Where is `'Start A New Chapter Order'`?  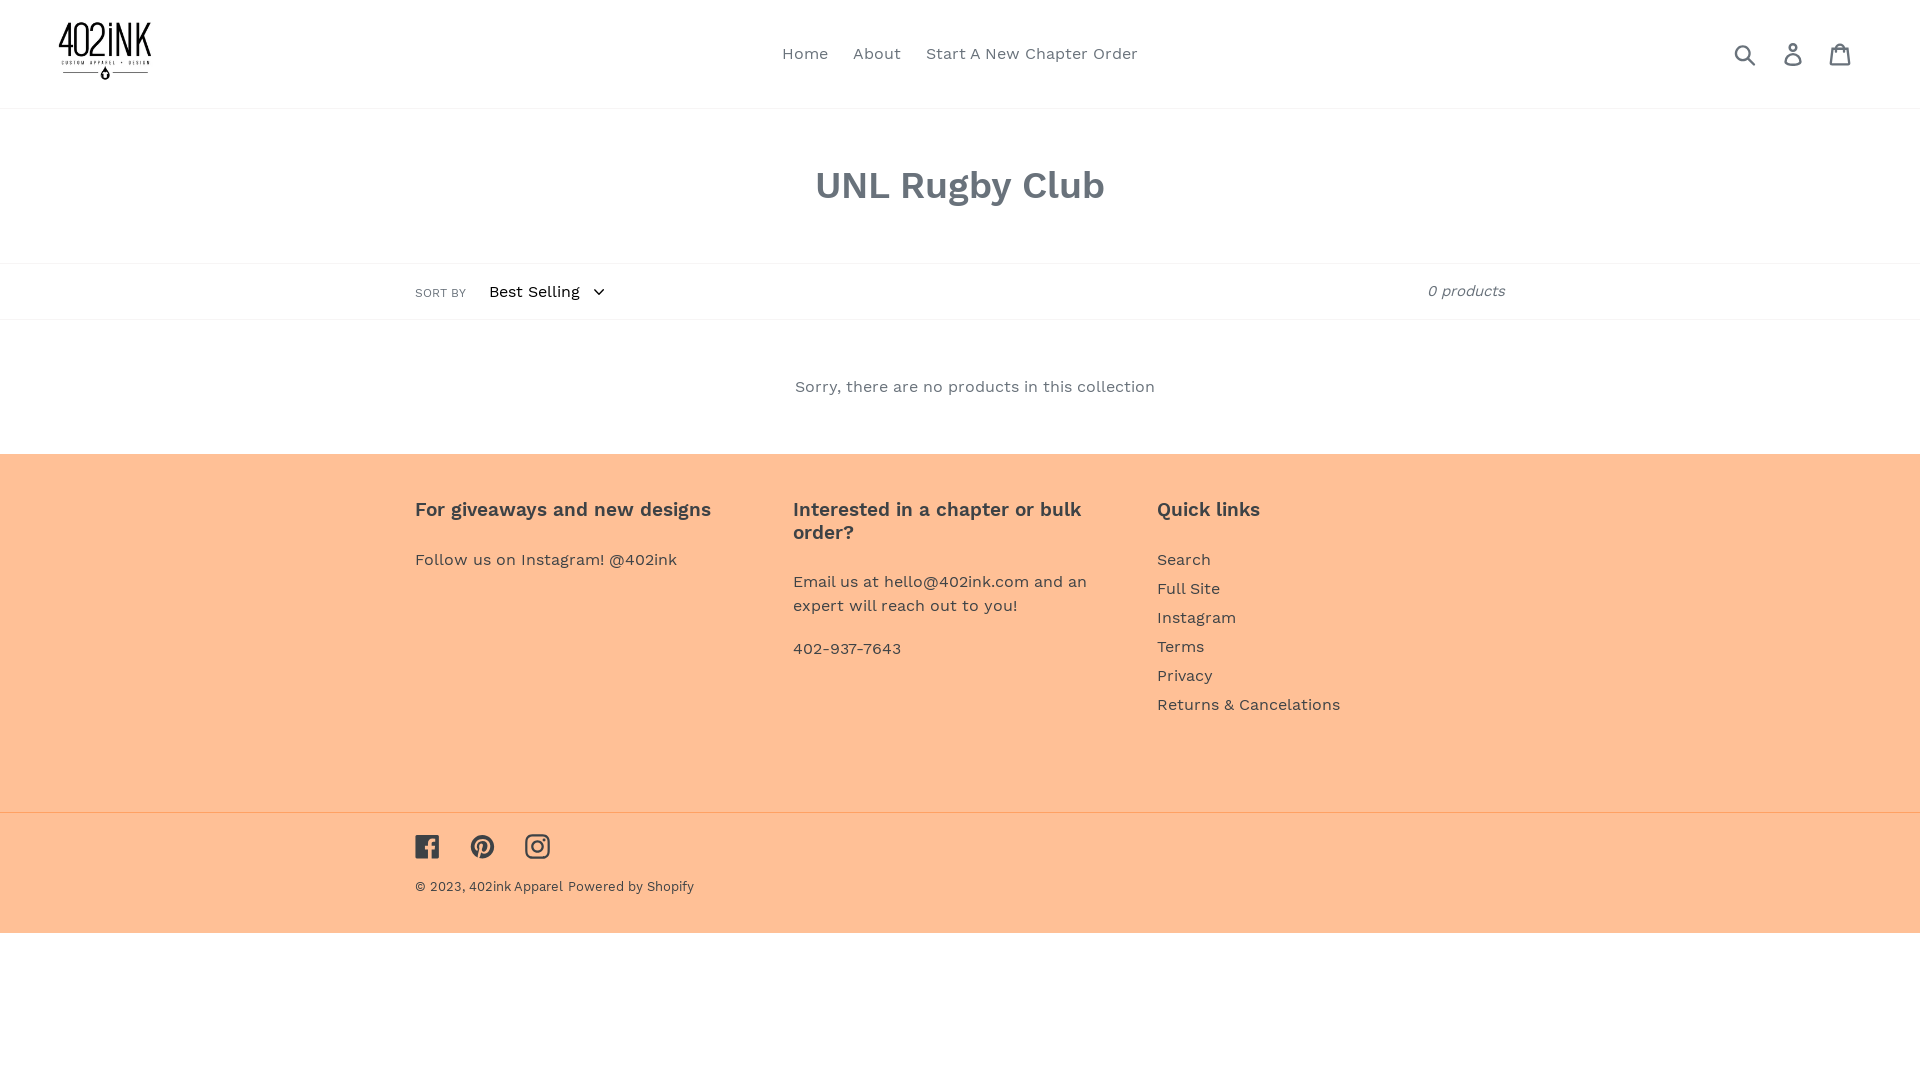
'Start A New Chapter Order' is located at coordinates (1032, 53).